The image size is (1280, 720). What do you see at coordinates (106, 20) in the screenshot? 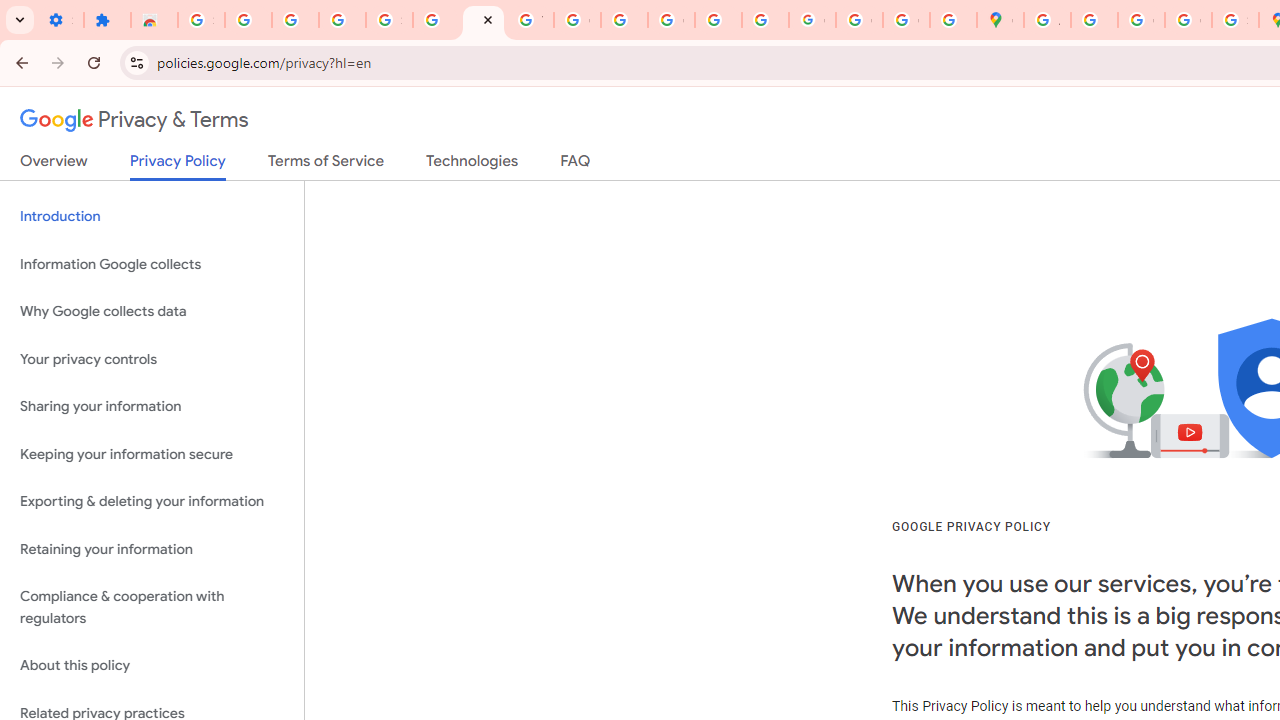
I see `'Extensions'` at bounding box center [106, 20].